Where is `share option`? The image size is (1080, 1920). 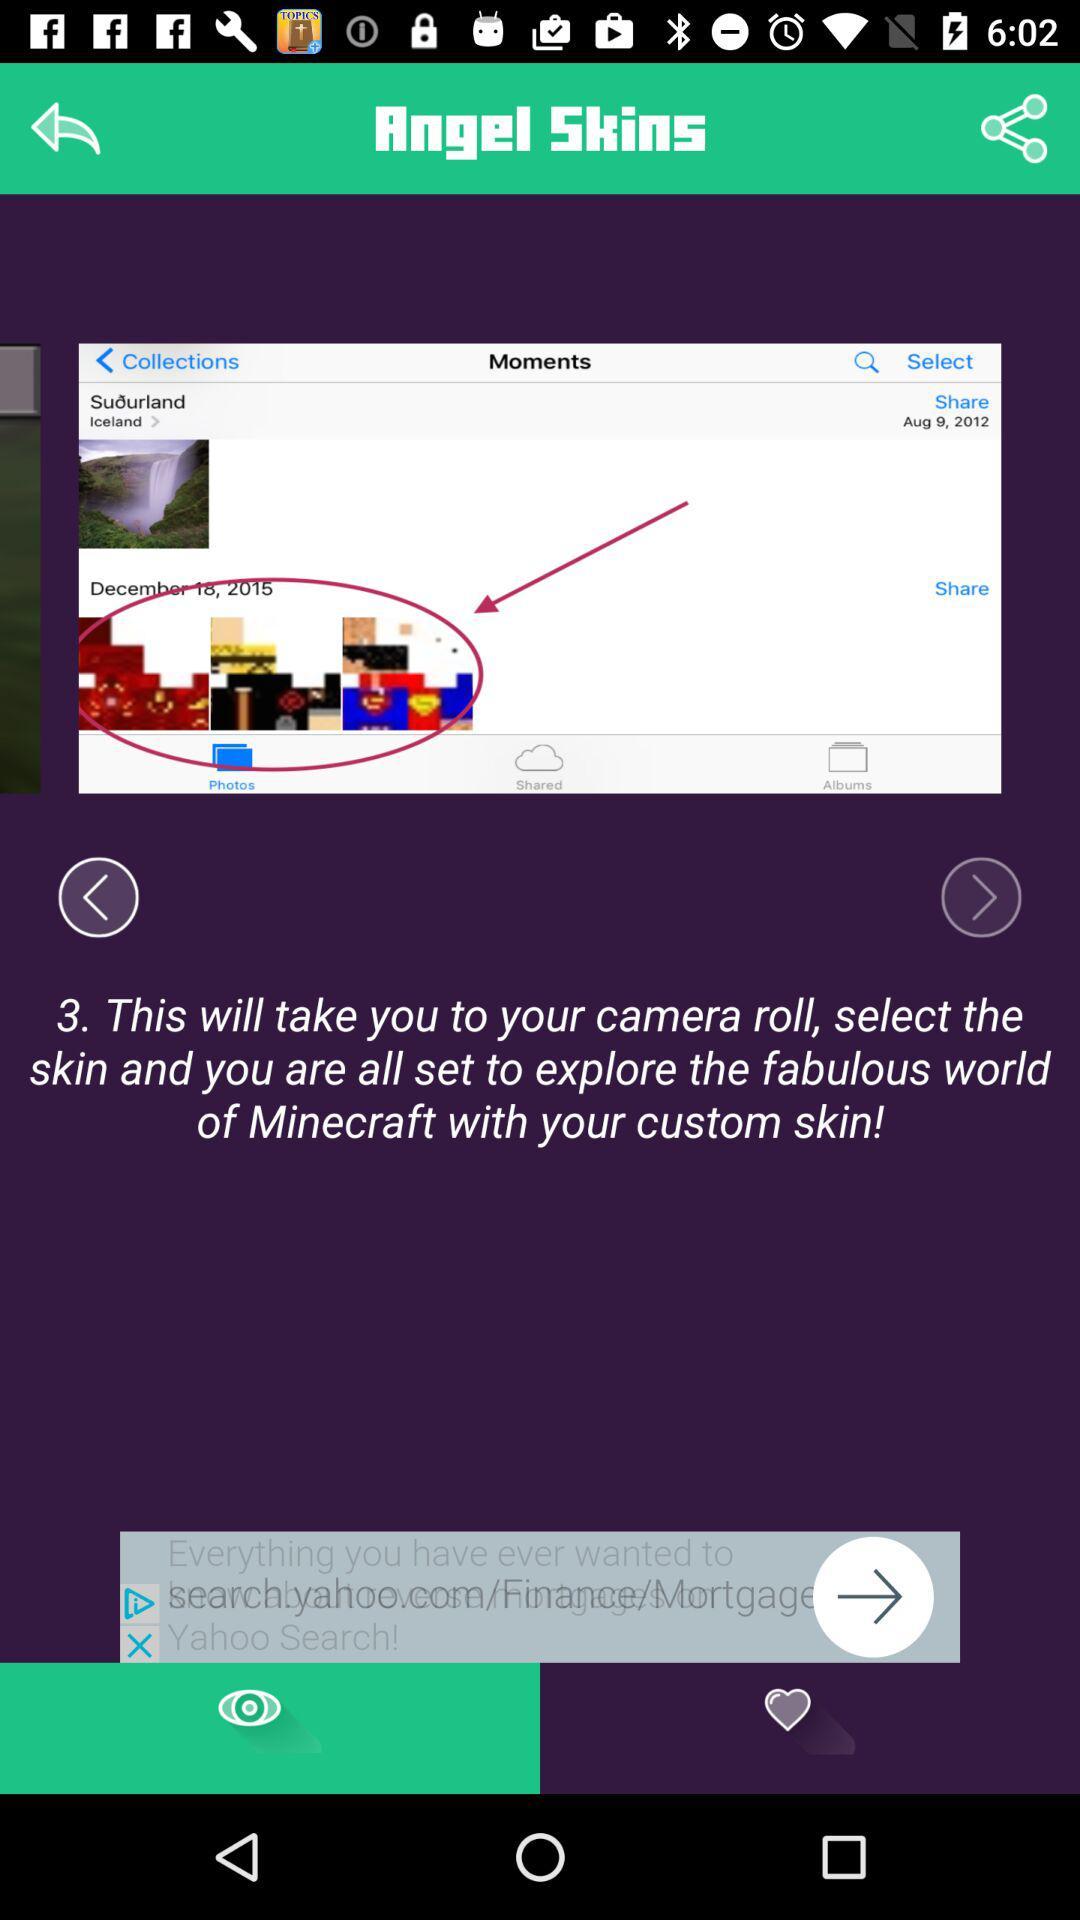
share option is located at coordinates (1014, 127).